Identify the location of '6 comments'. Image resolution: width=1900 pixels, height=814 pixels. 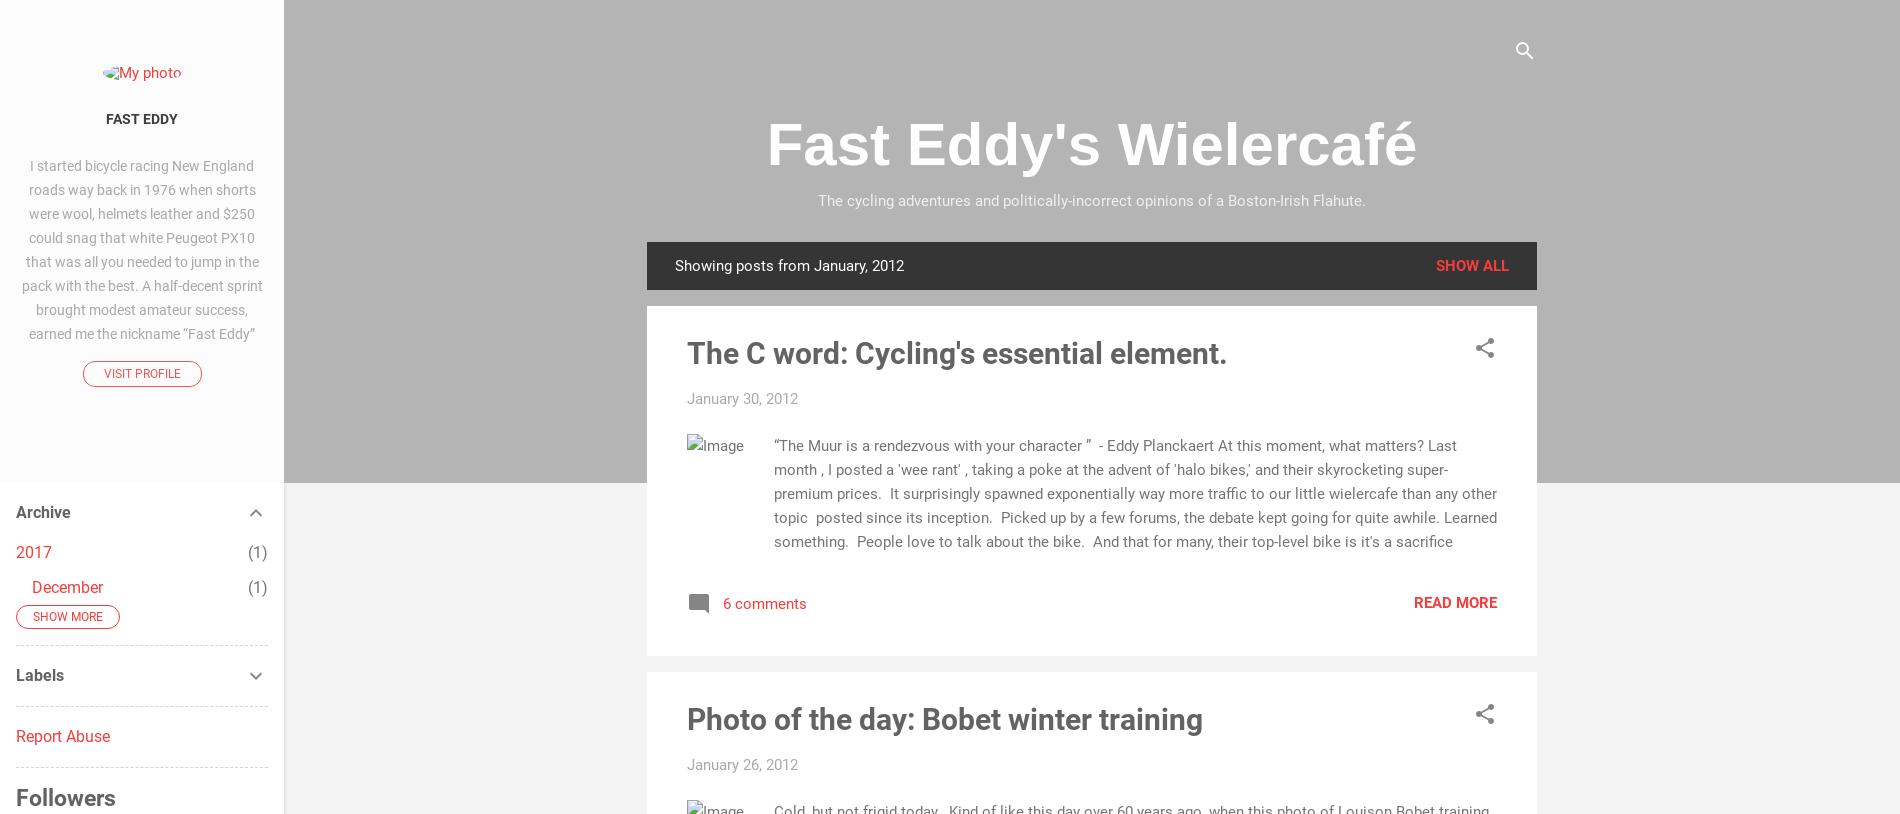
(763, 602).